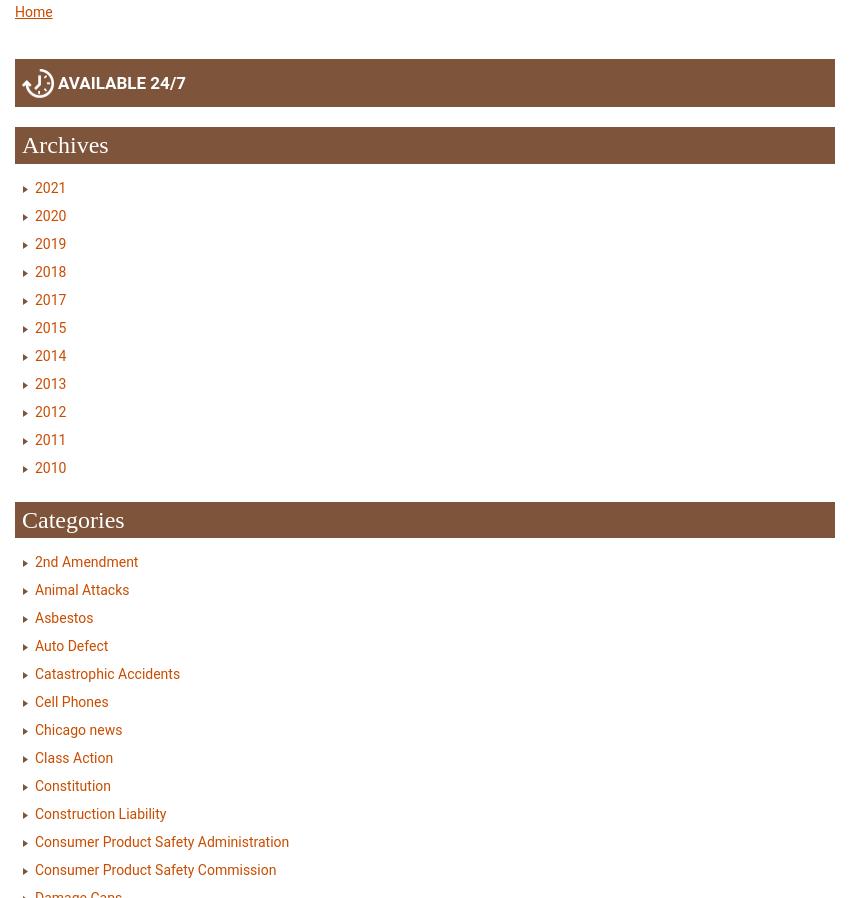 The width and height of the screenshot is (850, 898). I want to click on '2017', so click(50, 299).